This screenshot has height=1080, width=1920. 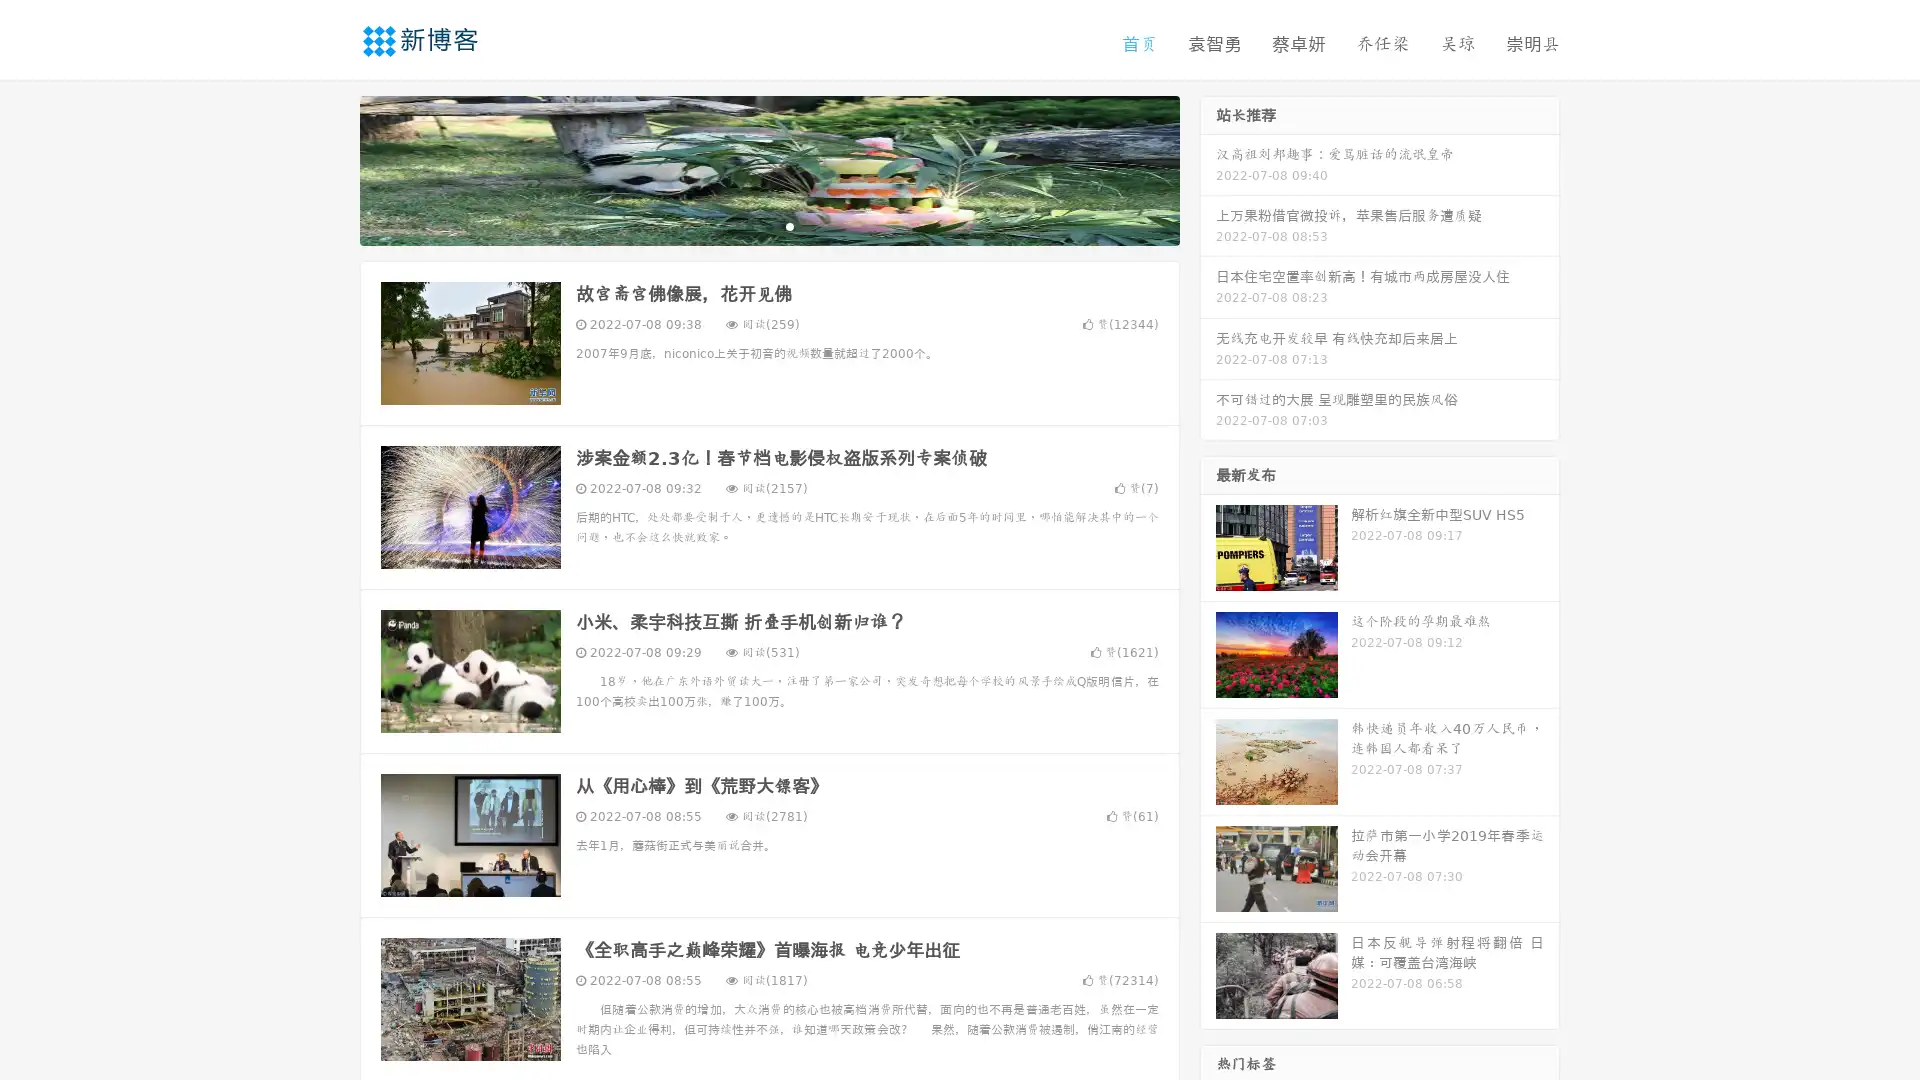 I want to click on Go to slide 3, so click(x=789, y=225).